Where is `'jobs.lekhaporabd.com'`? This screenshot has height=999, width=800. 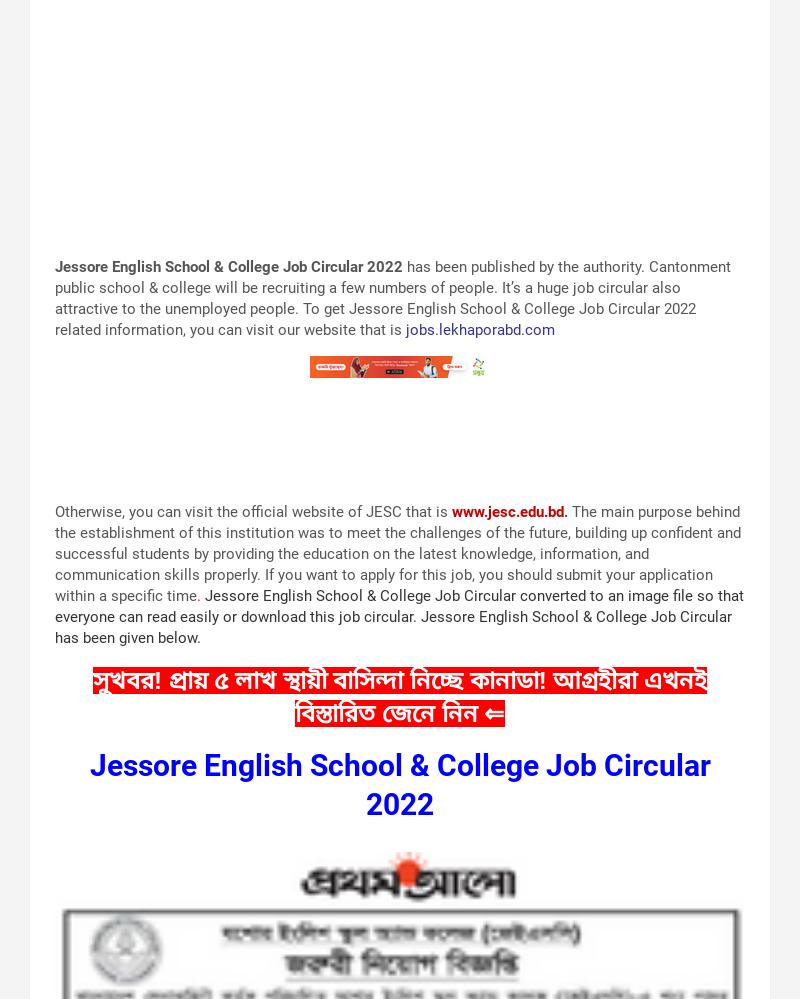 'jobs.lekhaporabd.com' is located at coordinates (480, 327).